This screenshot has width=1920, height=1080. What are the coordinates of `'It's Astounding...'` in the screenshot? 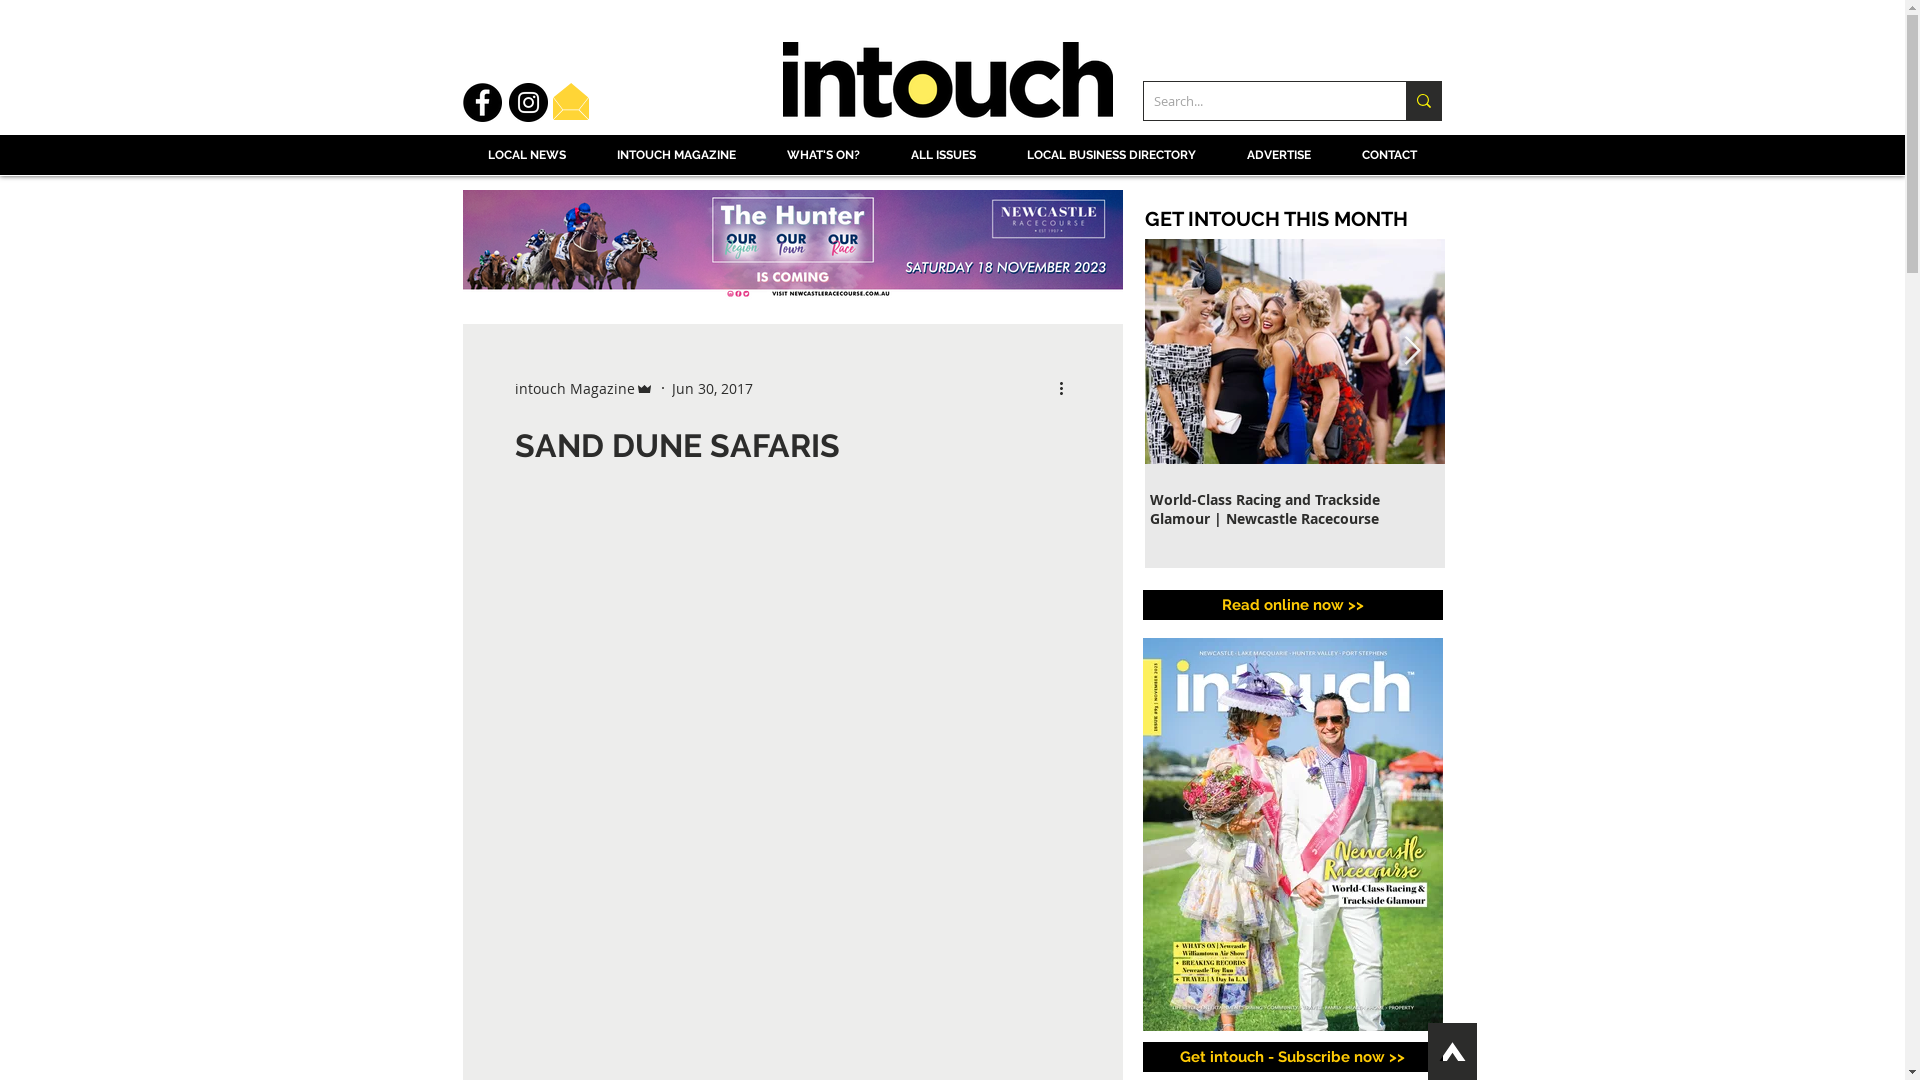 It's located at (1593, 496).